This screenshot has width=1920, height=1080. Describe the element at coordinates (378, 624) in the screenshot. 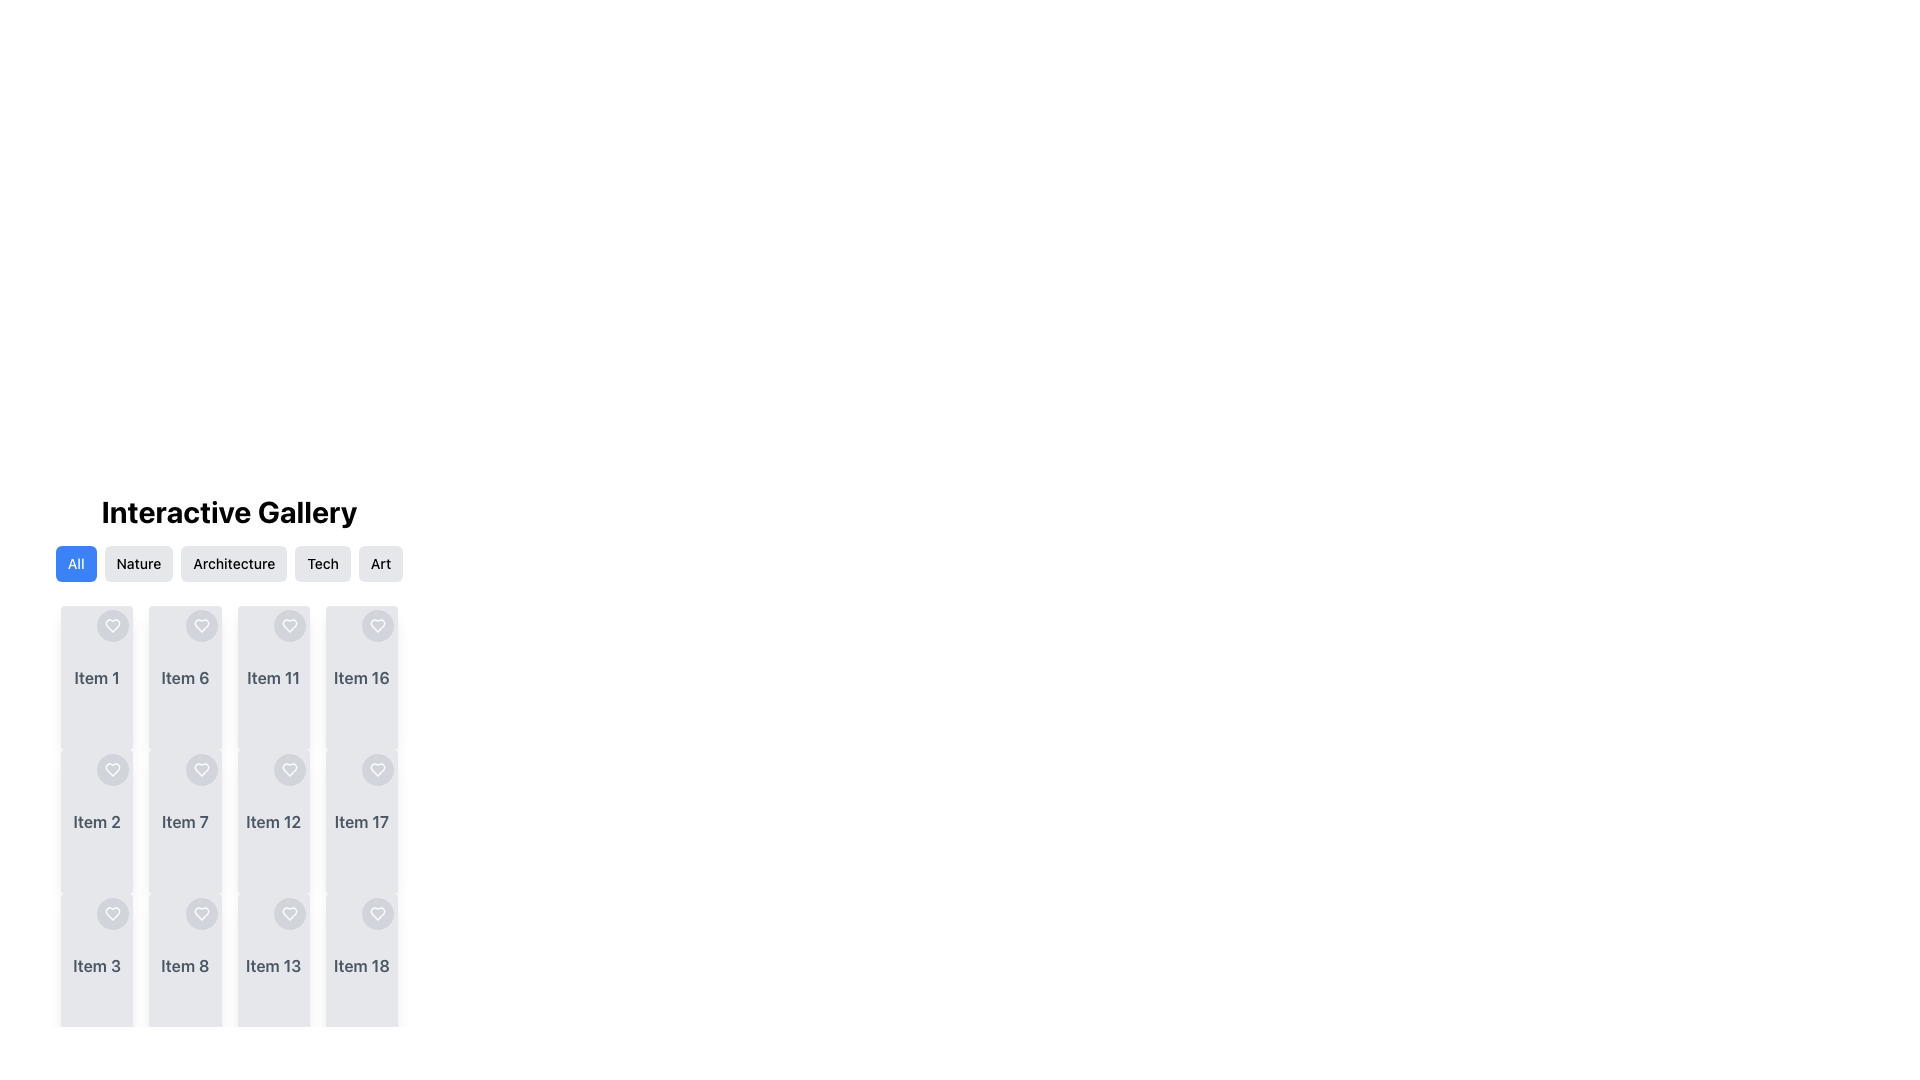

I see `the heart icon located in the fourth column and fourth row of the grid, corresponding to 'Item 16'` at that location.